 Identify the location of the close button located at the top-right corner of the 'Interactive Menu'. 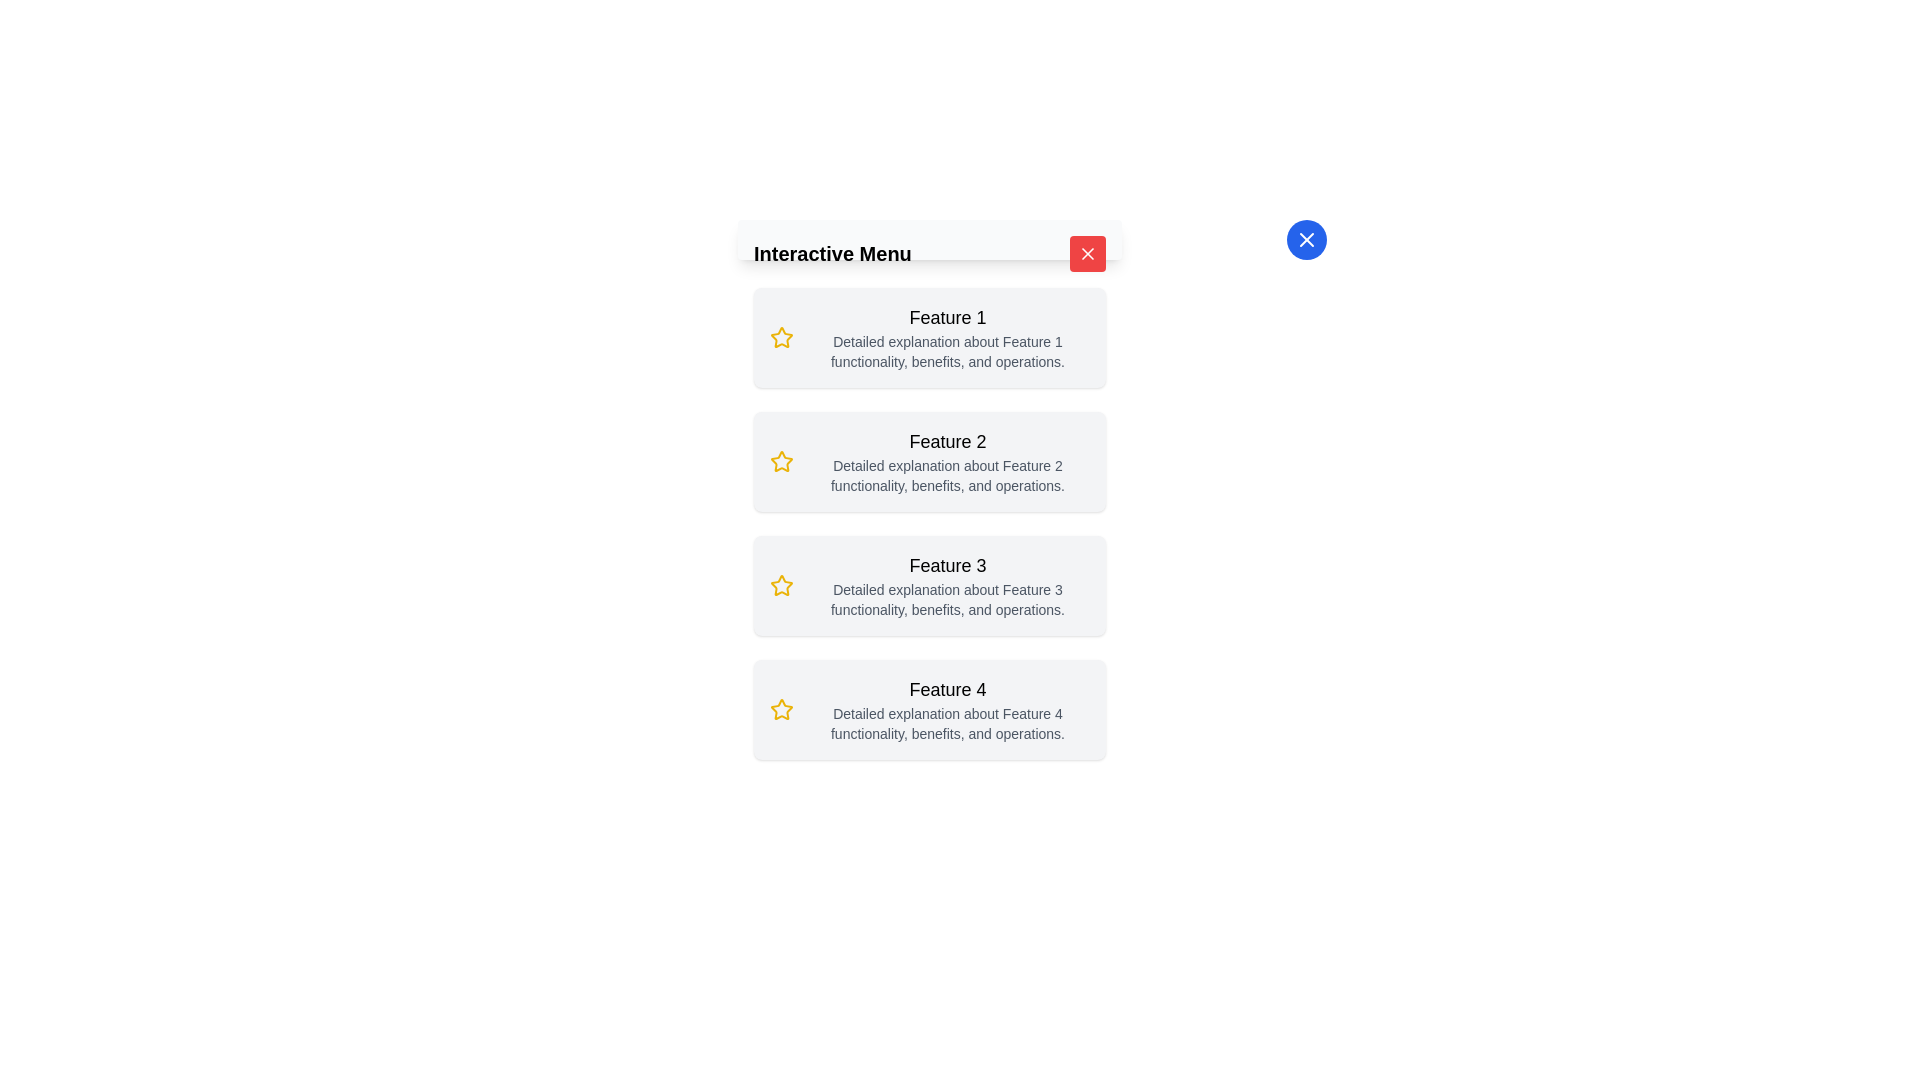
(1087, 253).